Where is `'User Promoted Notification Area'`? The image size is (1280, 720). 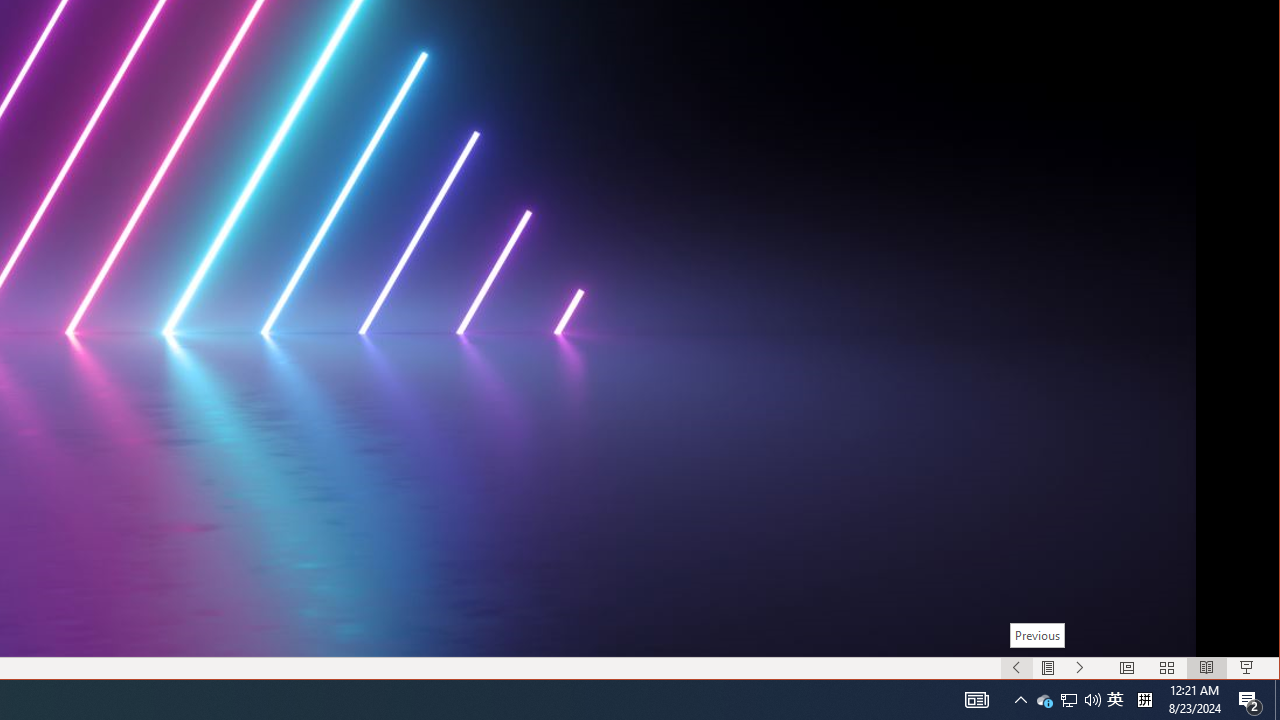
'User Promoted Notification Area' is located at coordinates (1092, 698).